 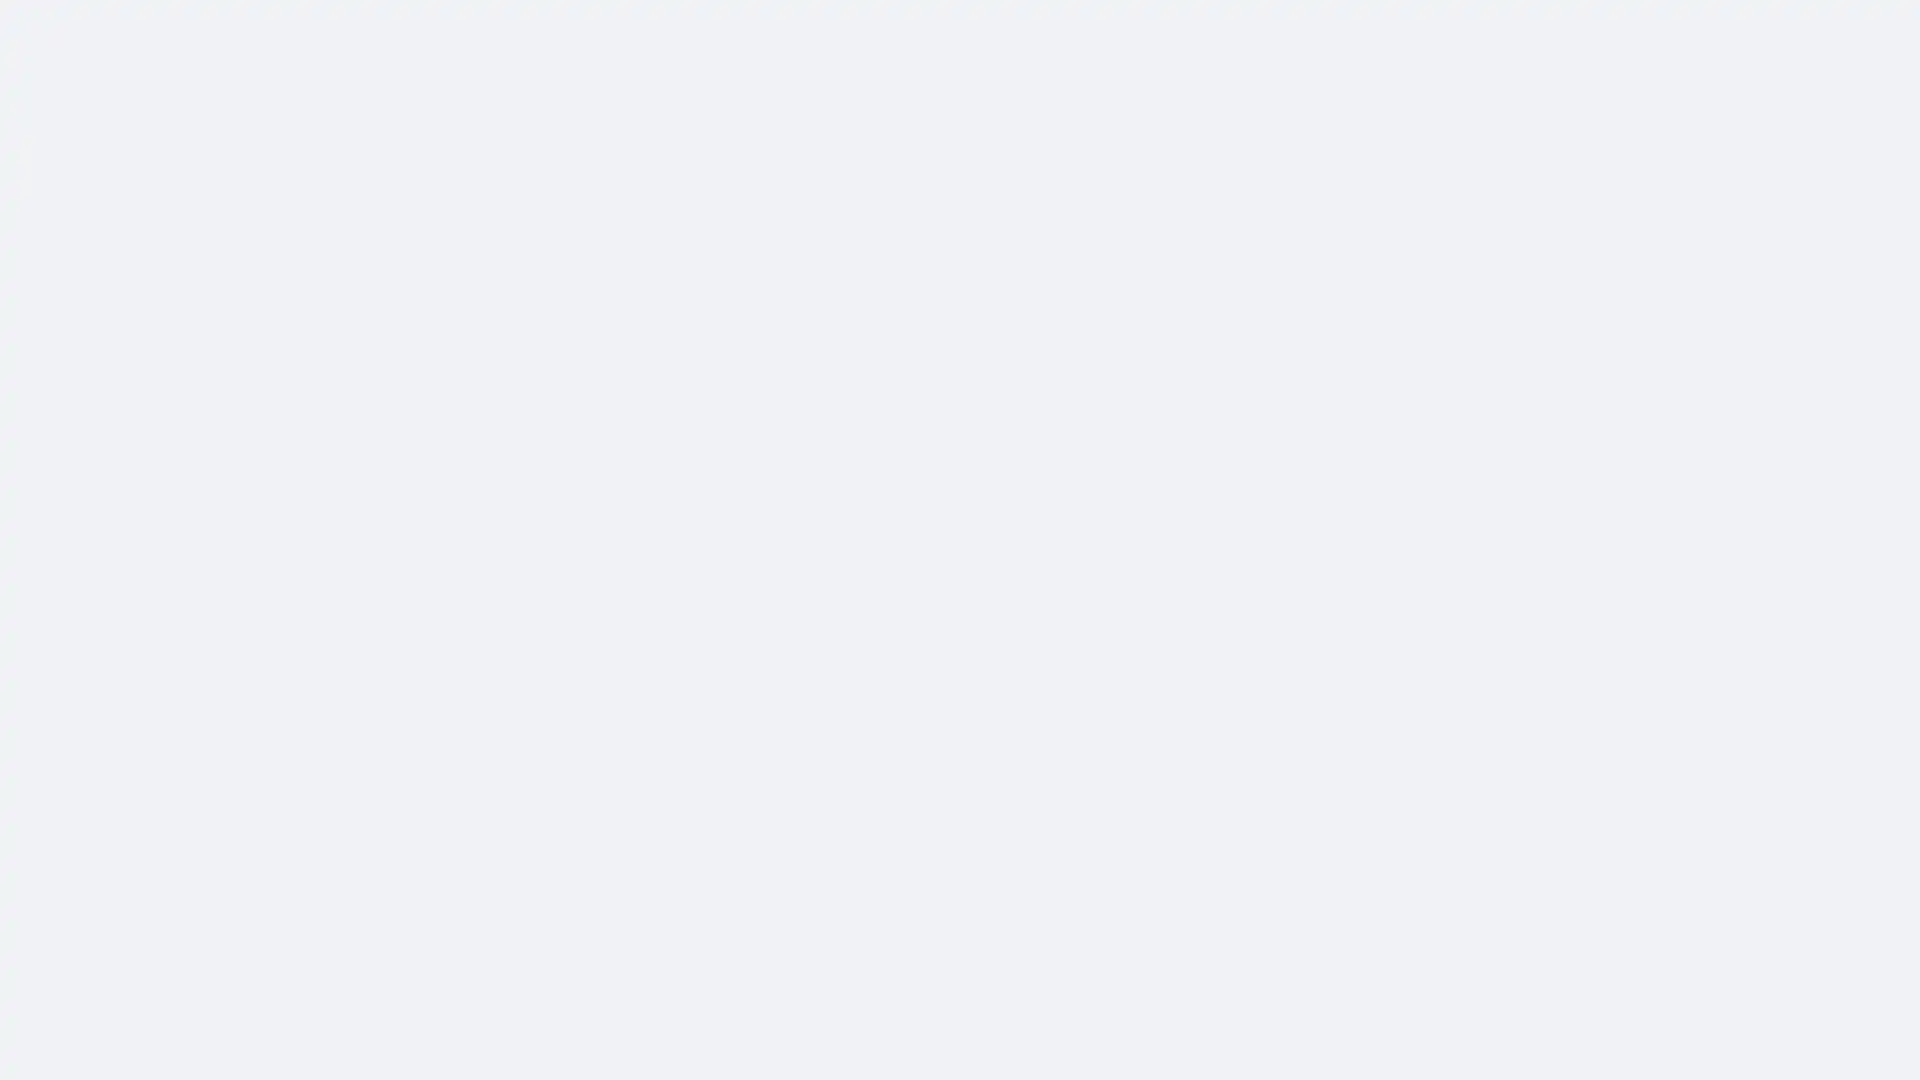 I want to click on Send message, so click(x=1241, y=181).